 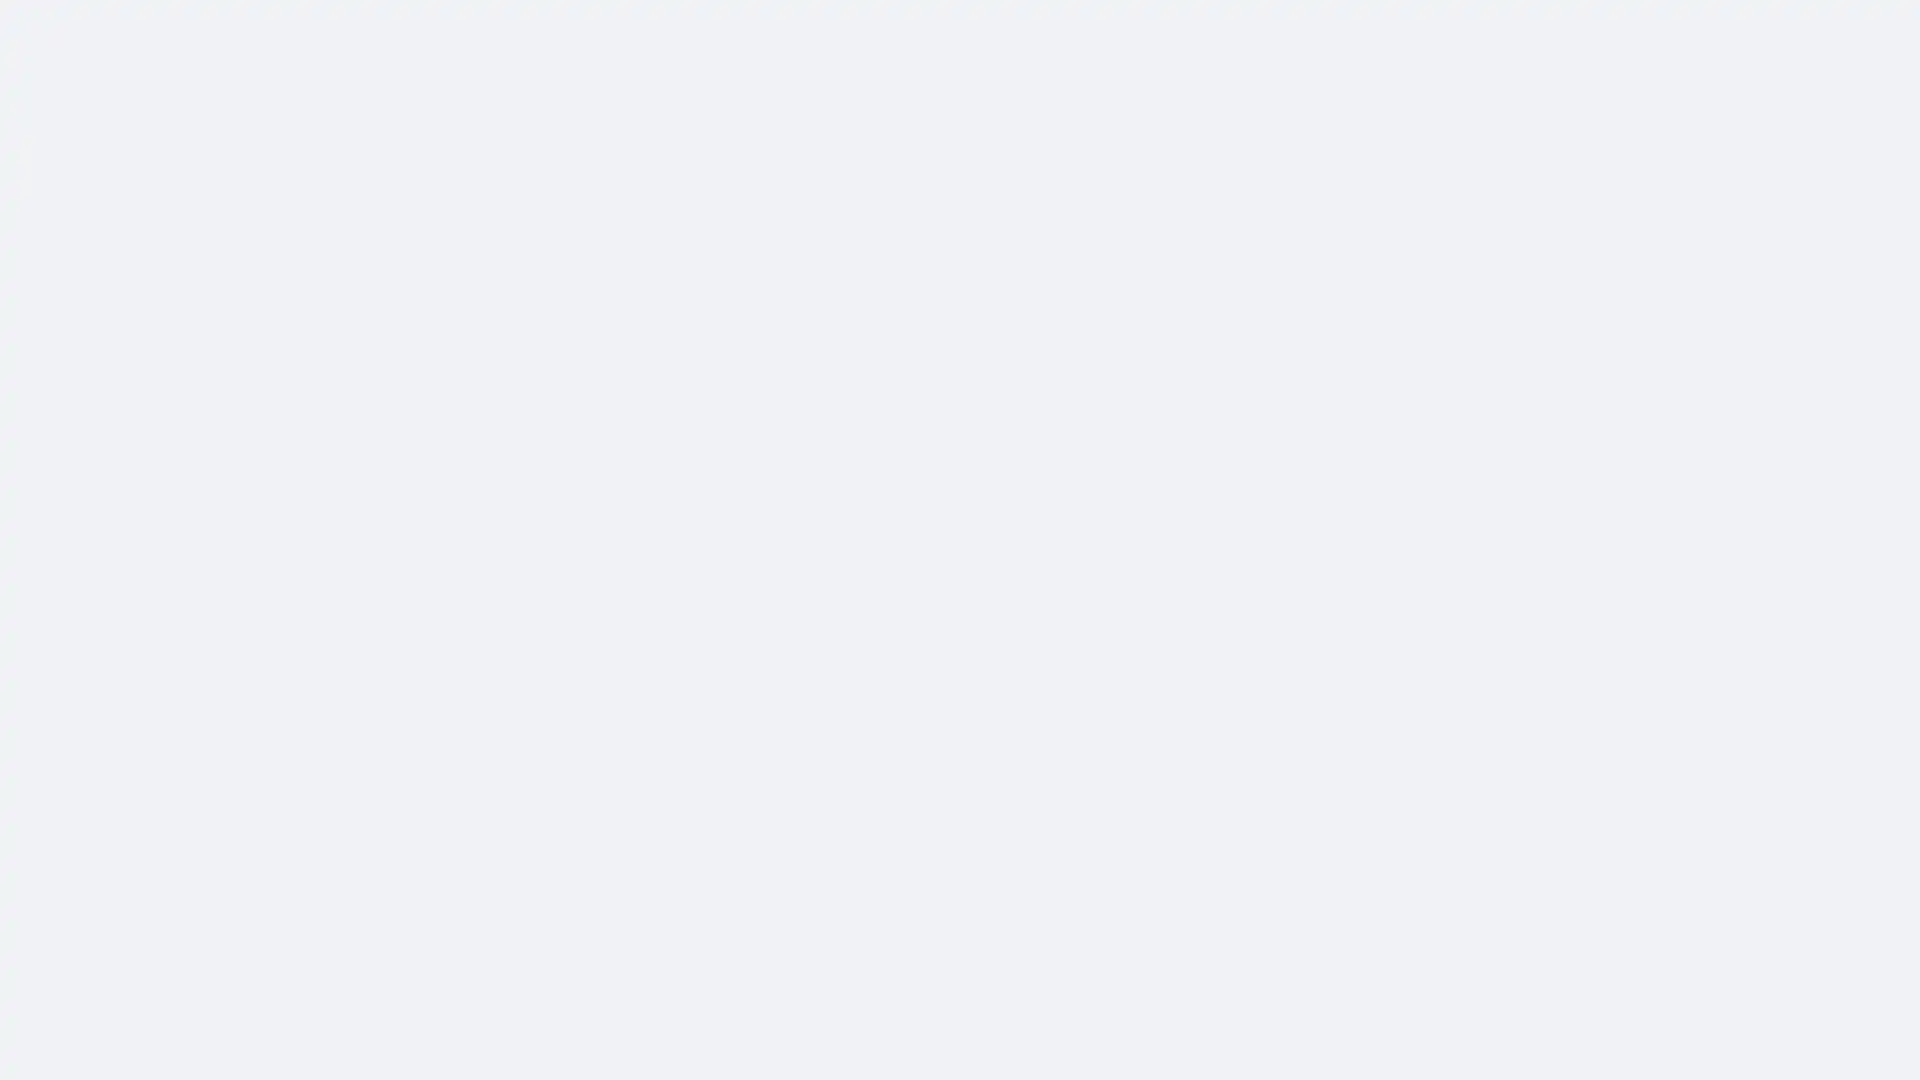 I want to click on Send message, so click(x=1241, y=181).